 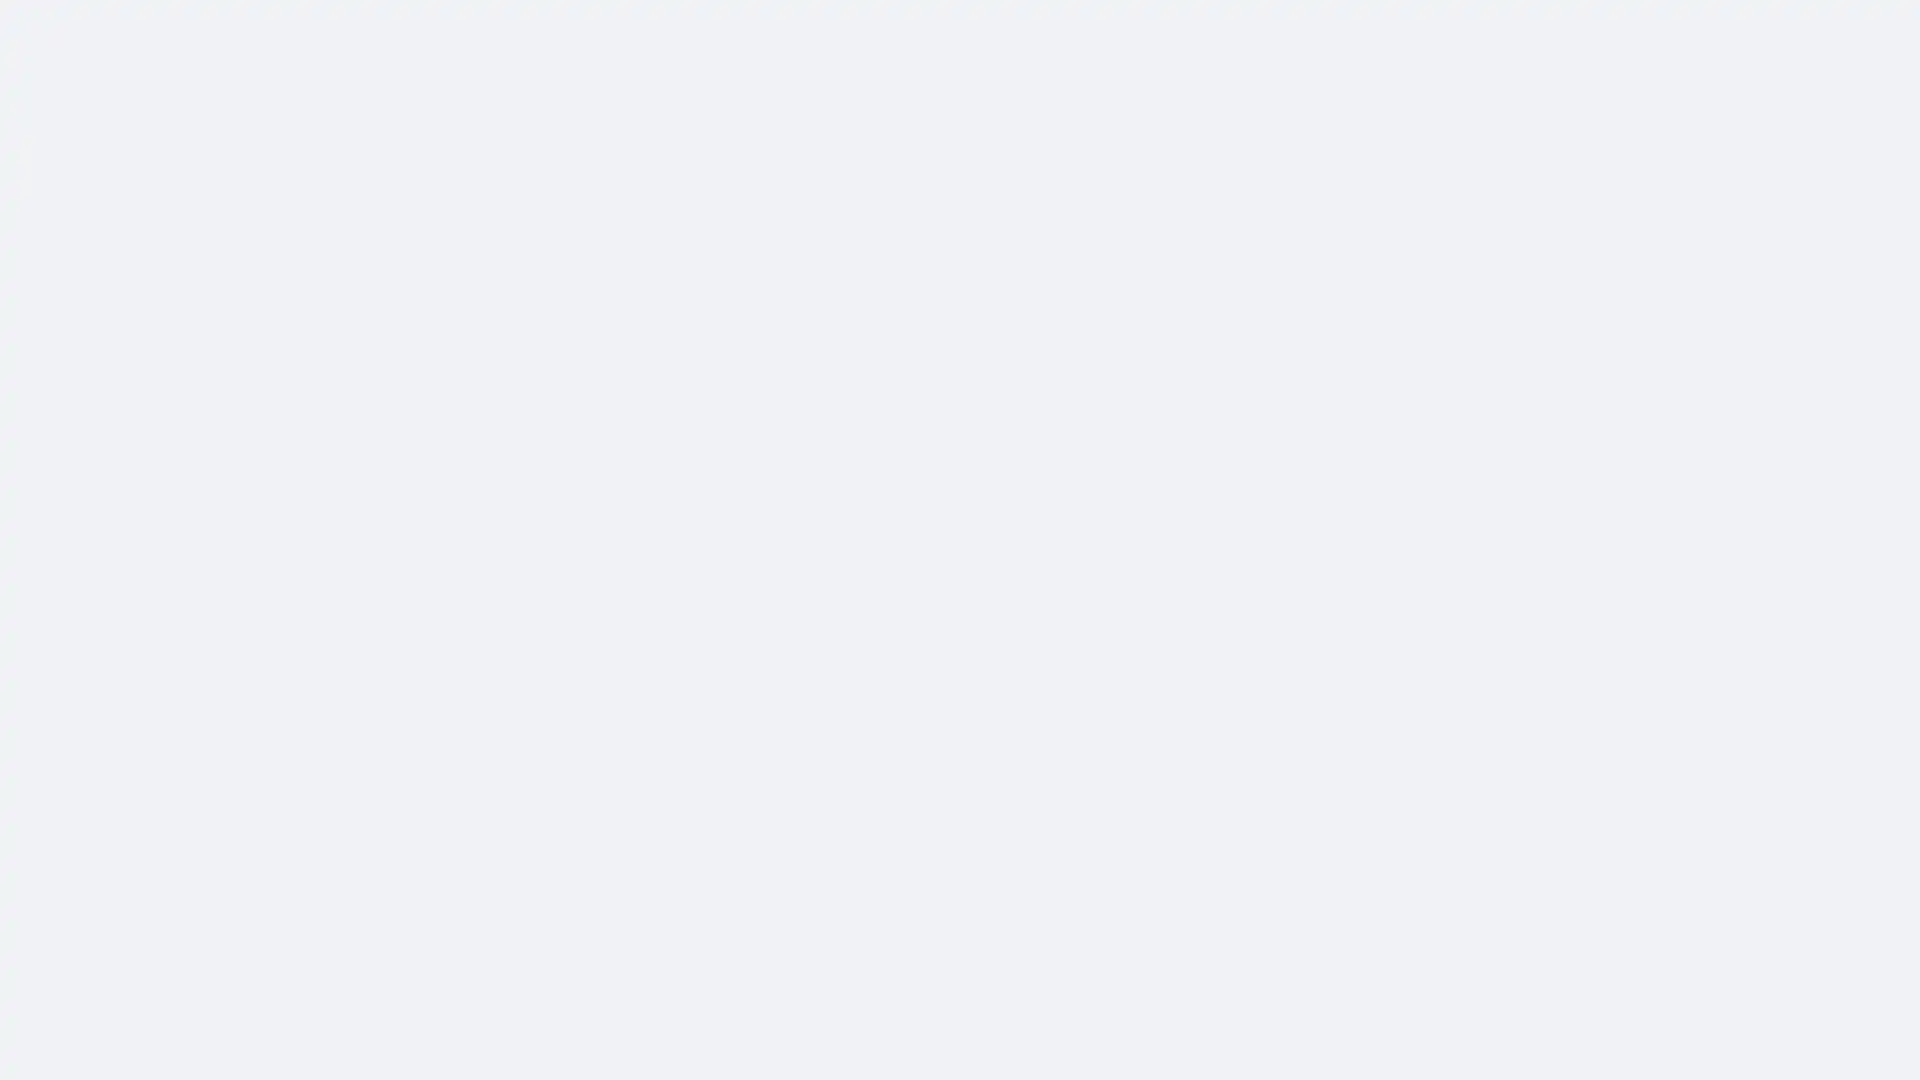 I want to click on Send message, so click(x=1241, y=181).